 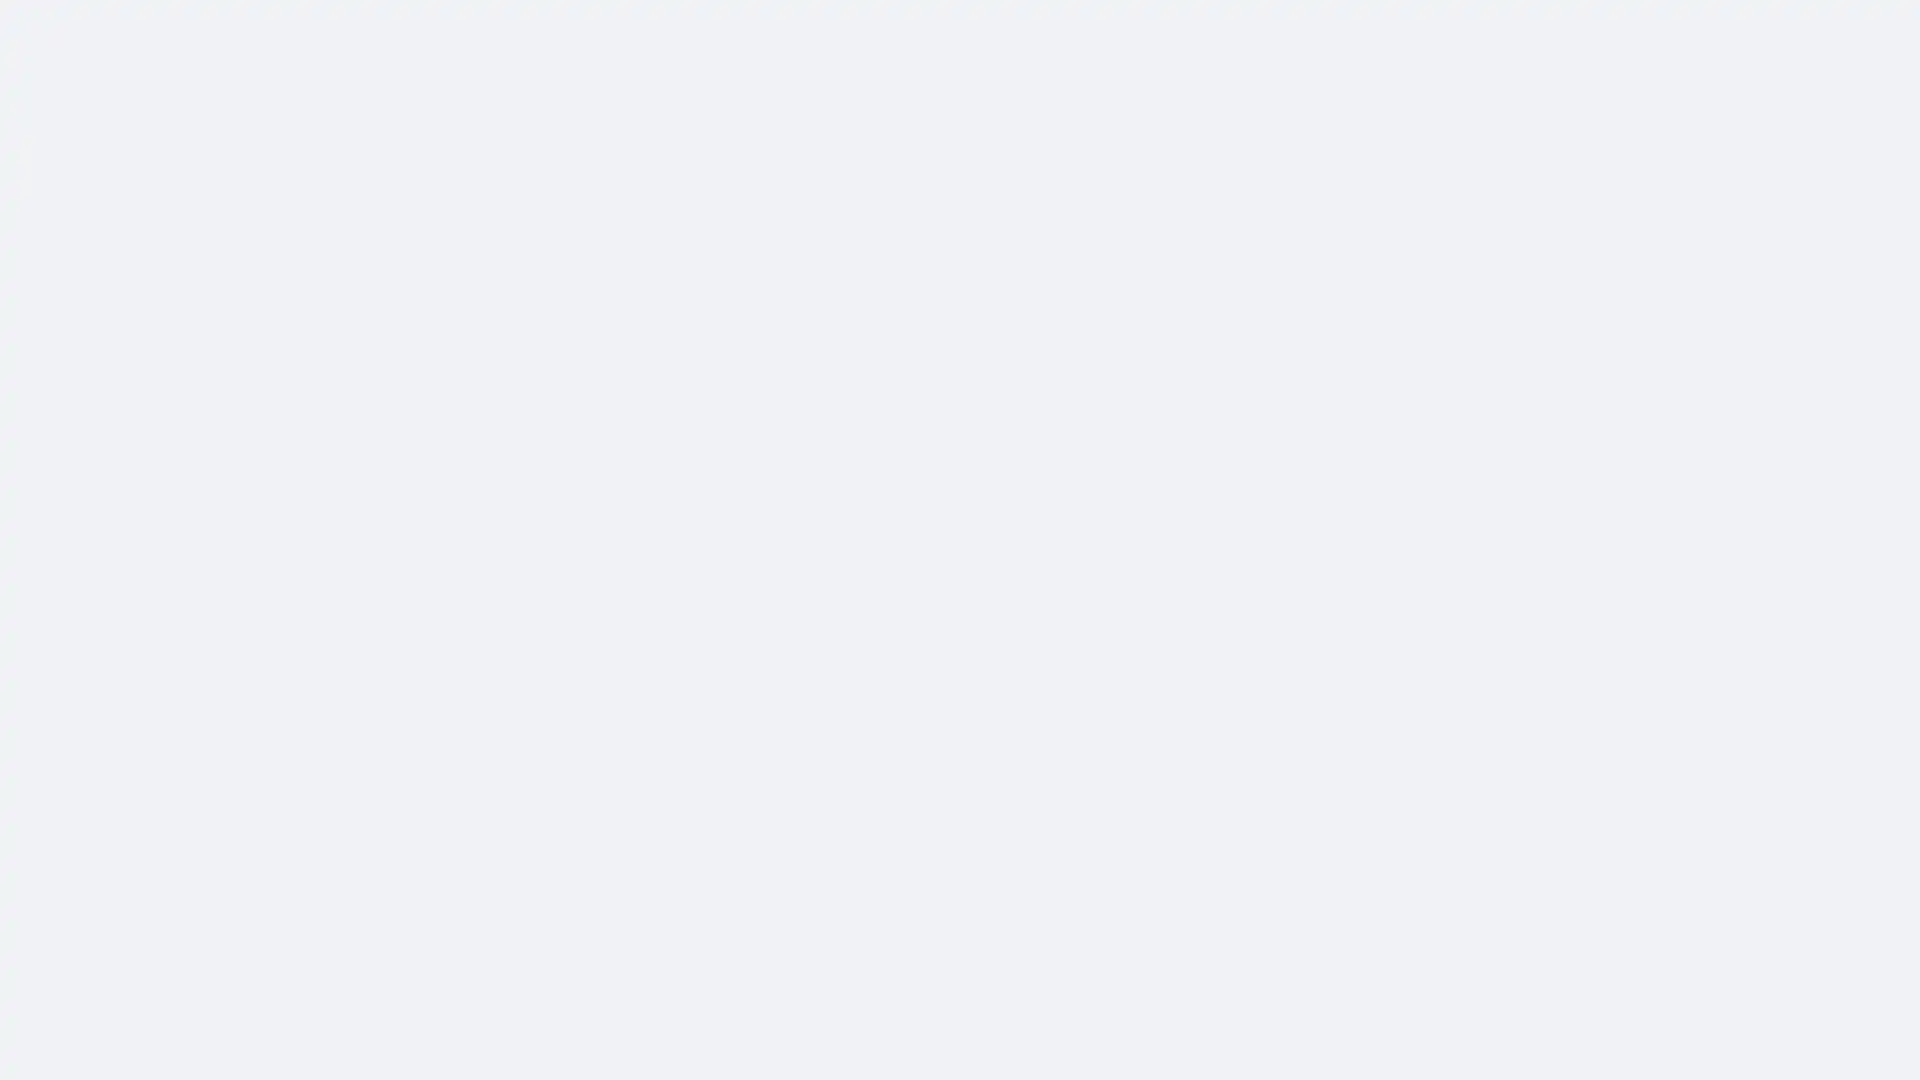 I want to click on Send message, so click(x=1241, y=181).